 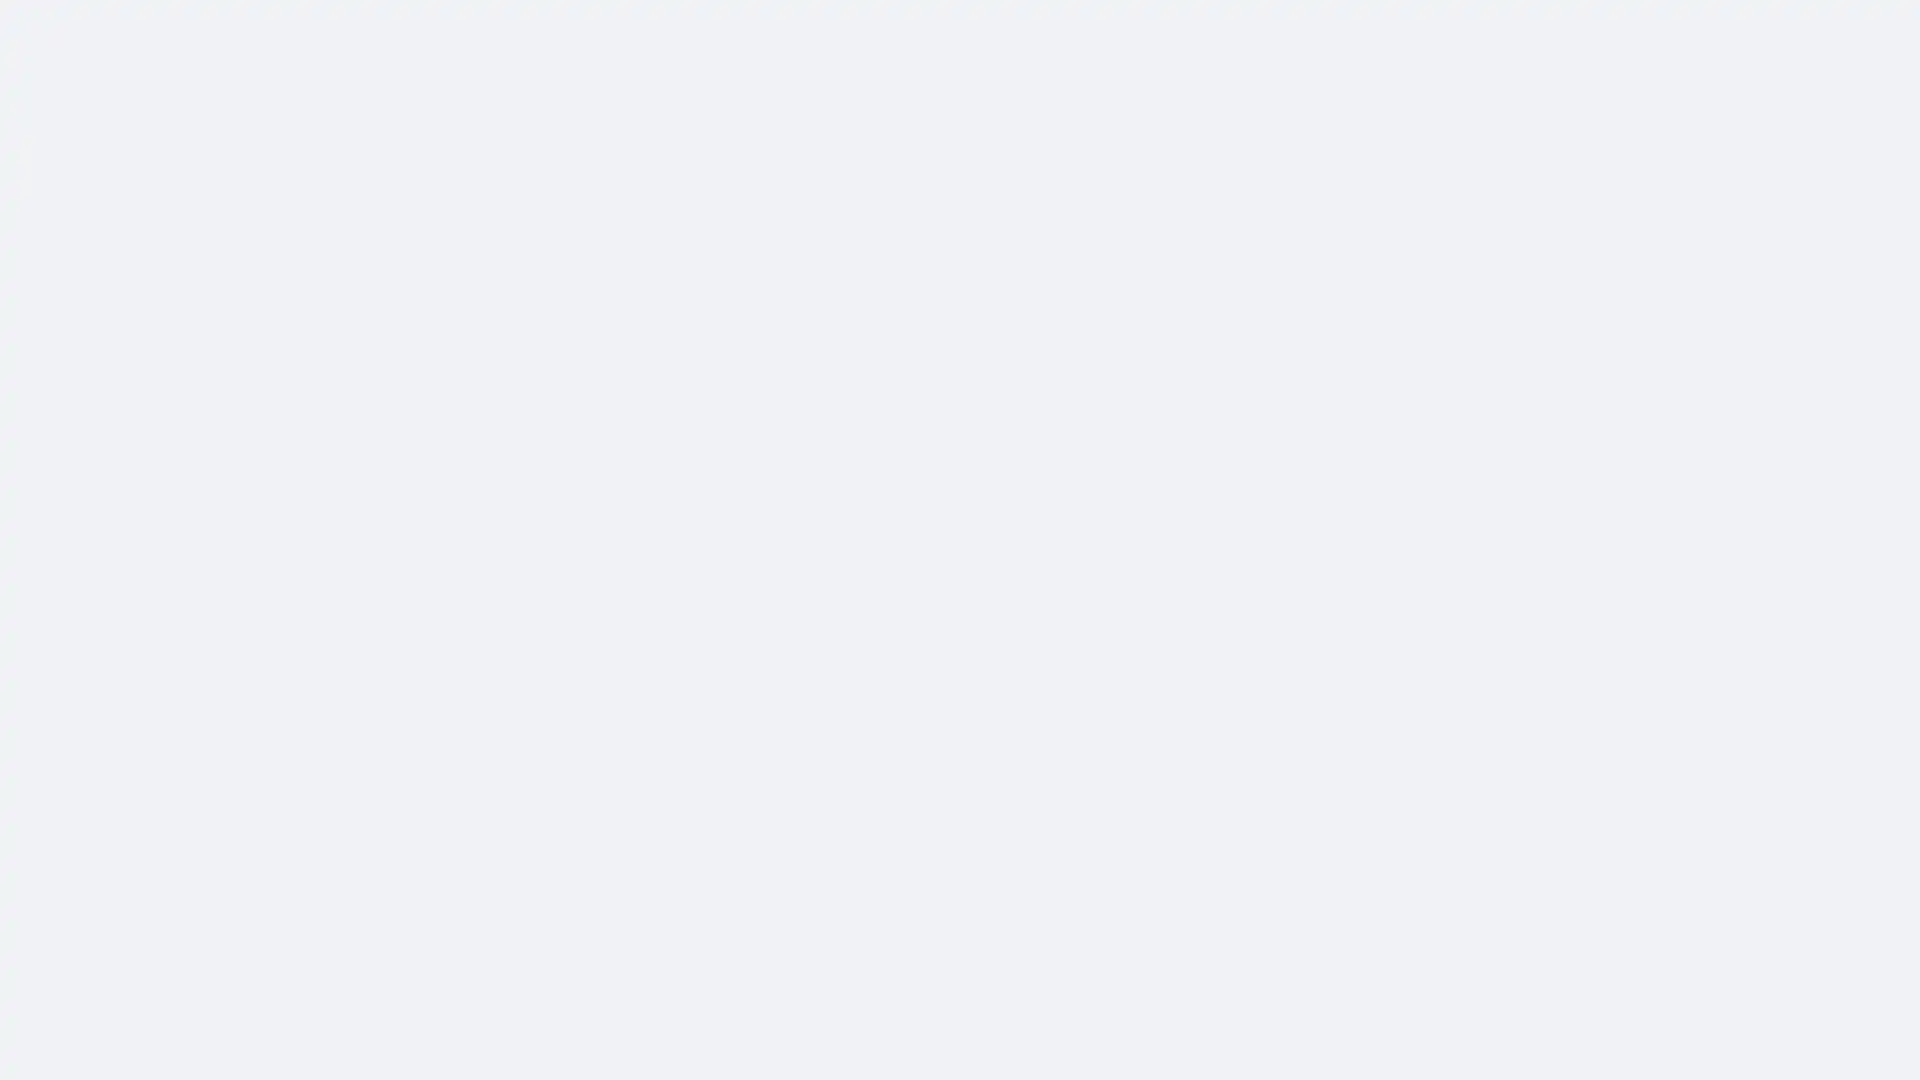 I want to click on Send message, so click(x=1241, y=181).